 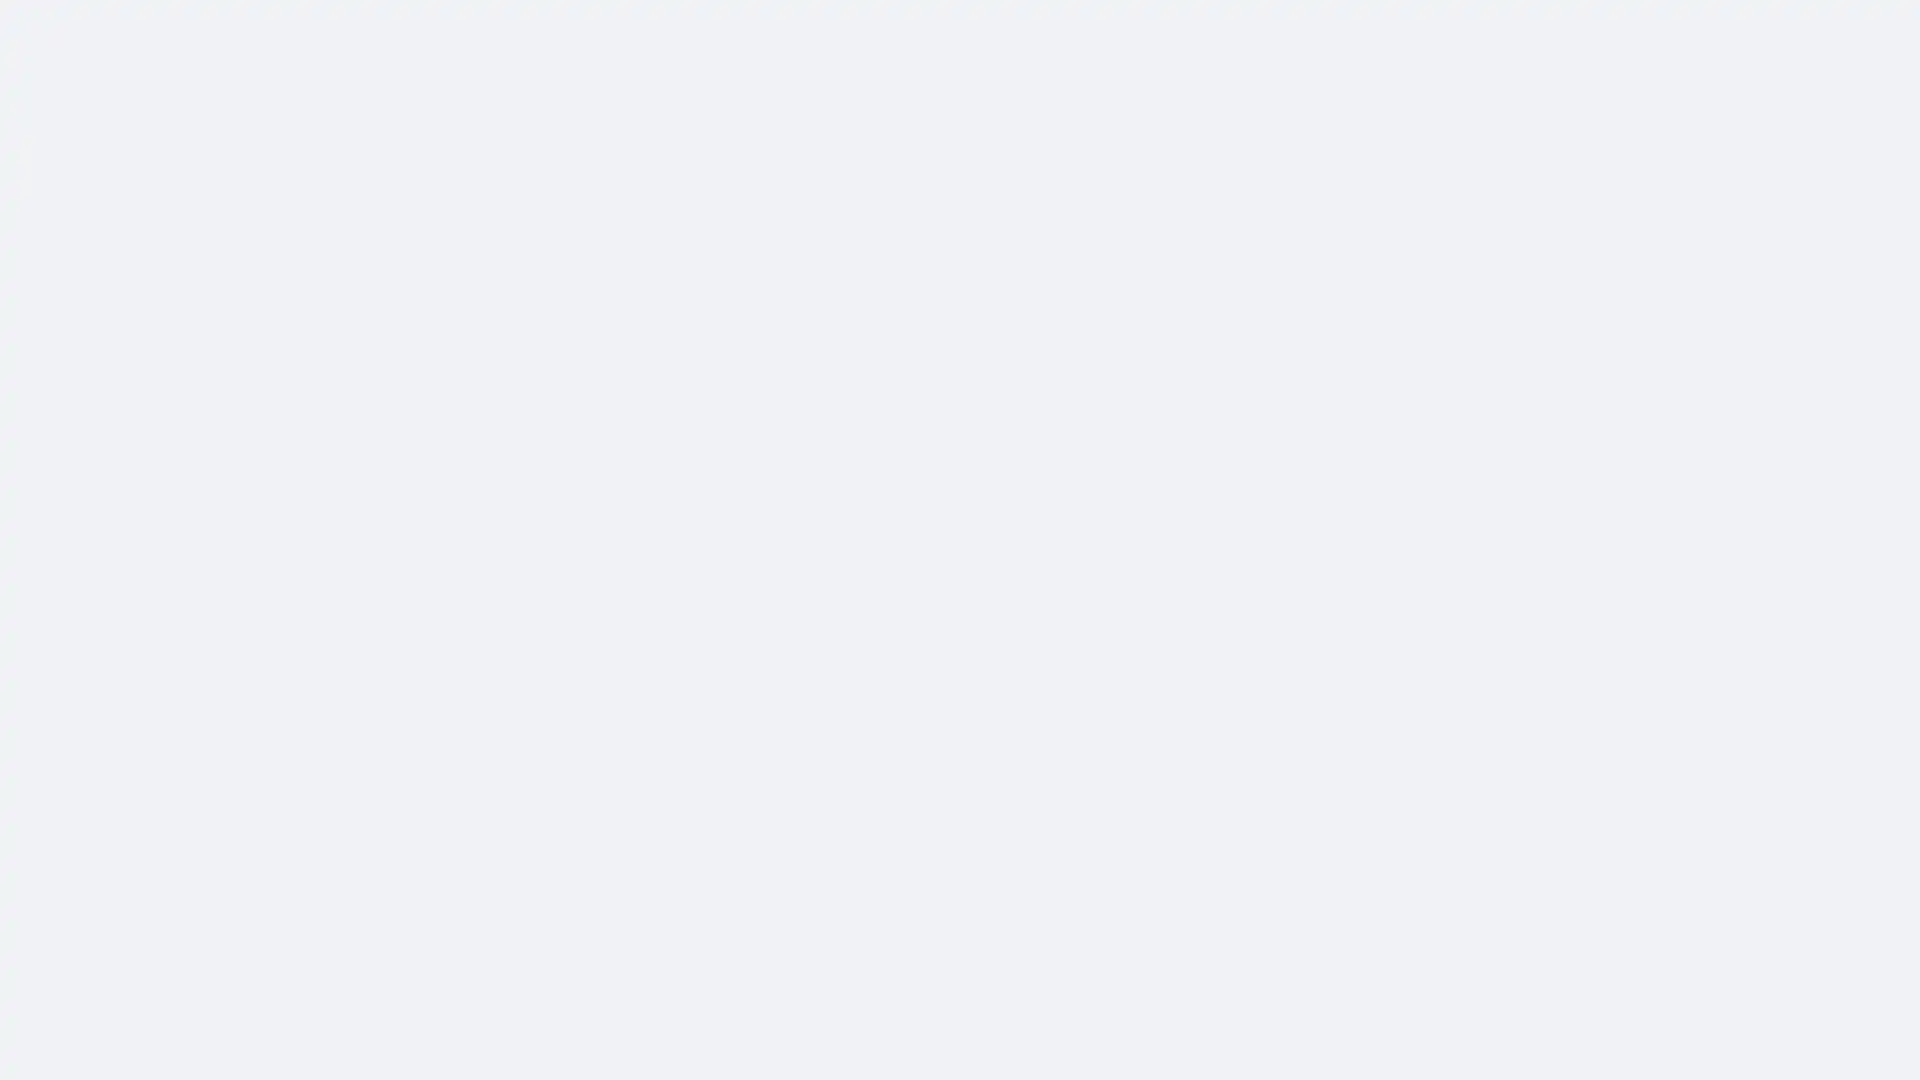 I want to click on Send message, so click(x=1241, y=181).